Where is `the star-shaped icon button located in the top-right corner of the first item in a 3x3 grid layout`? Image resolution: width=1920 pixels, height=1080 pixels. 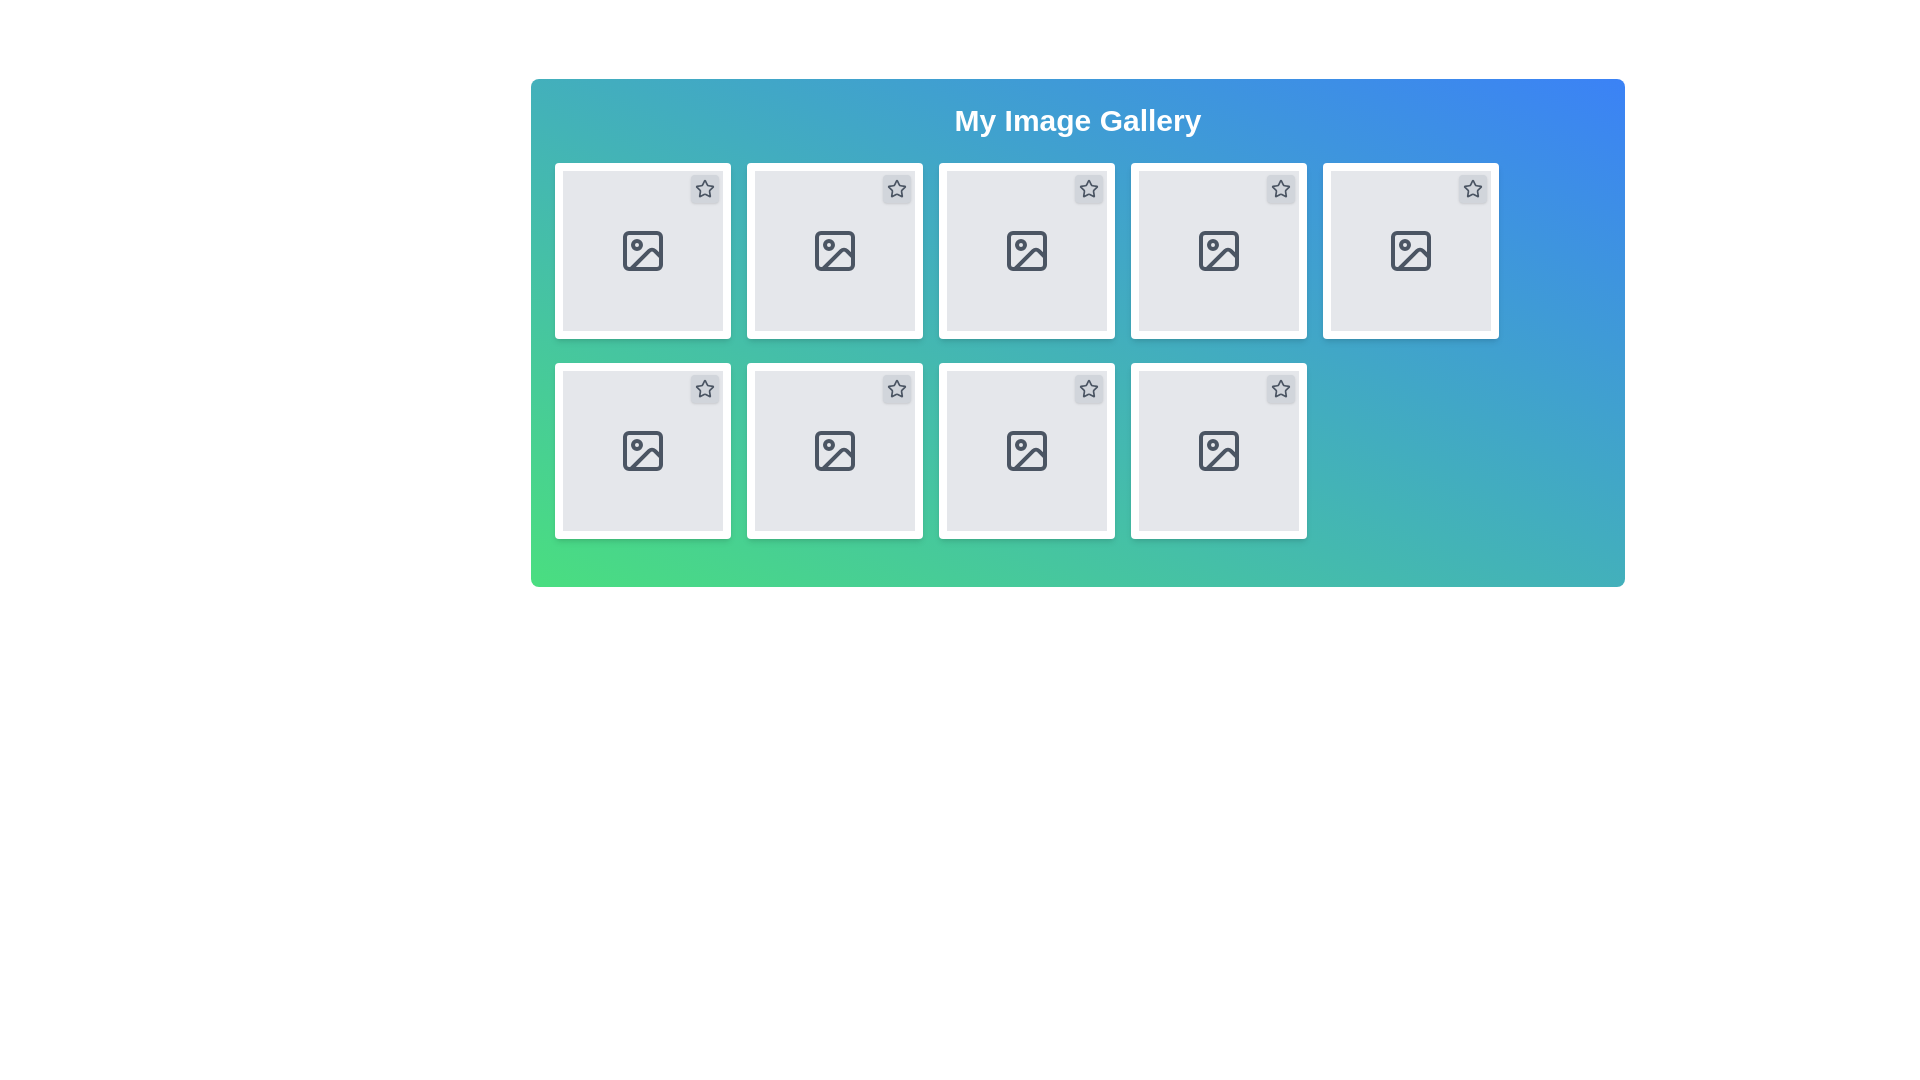
the star-shaped icon button located in the top-right corner of the first item in a 3x3 grid layout is located at coordinates (705, 189).